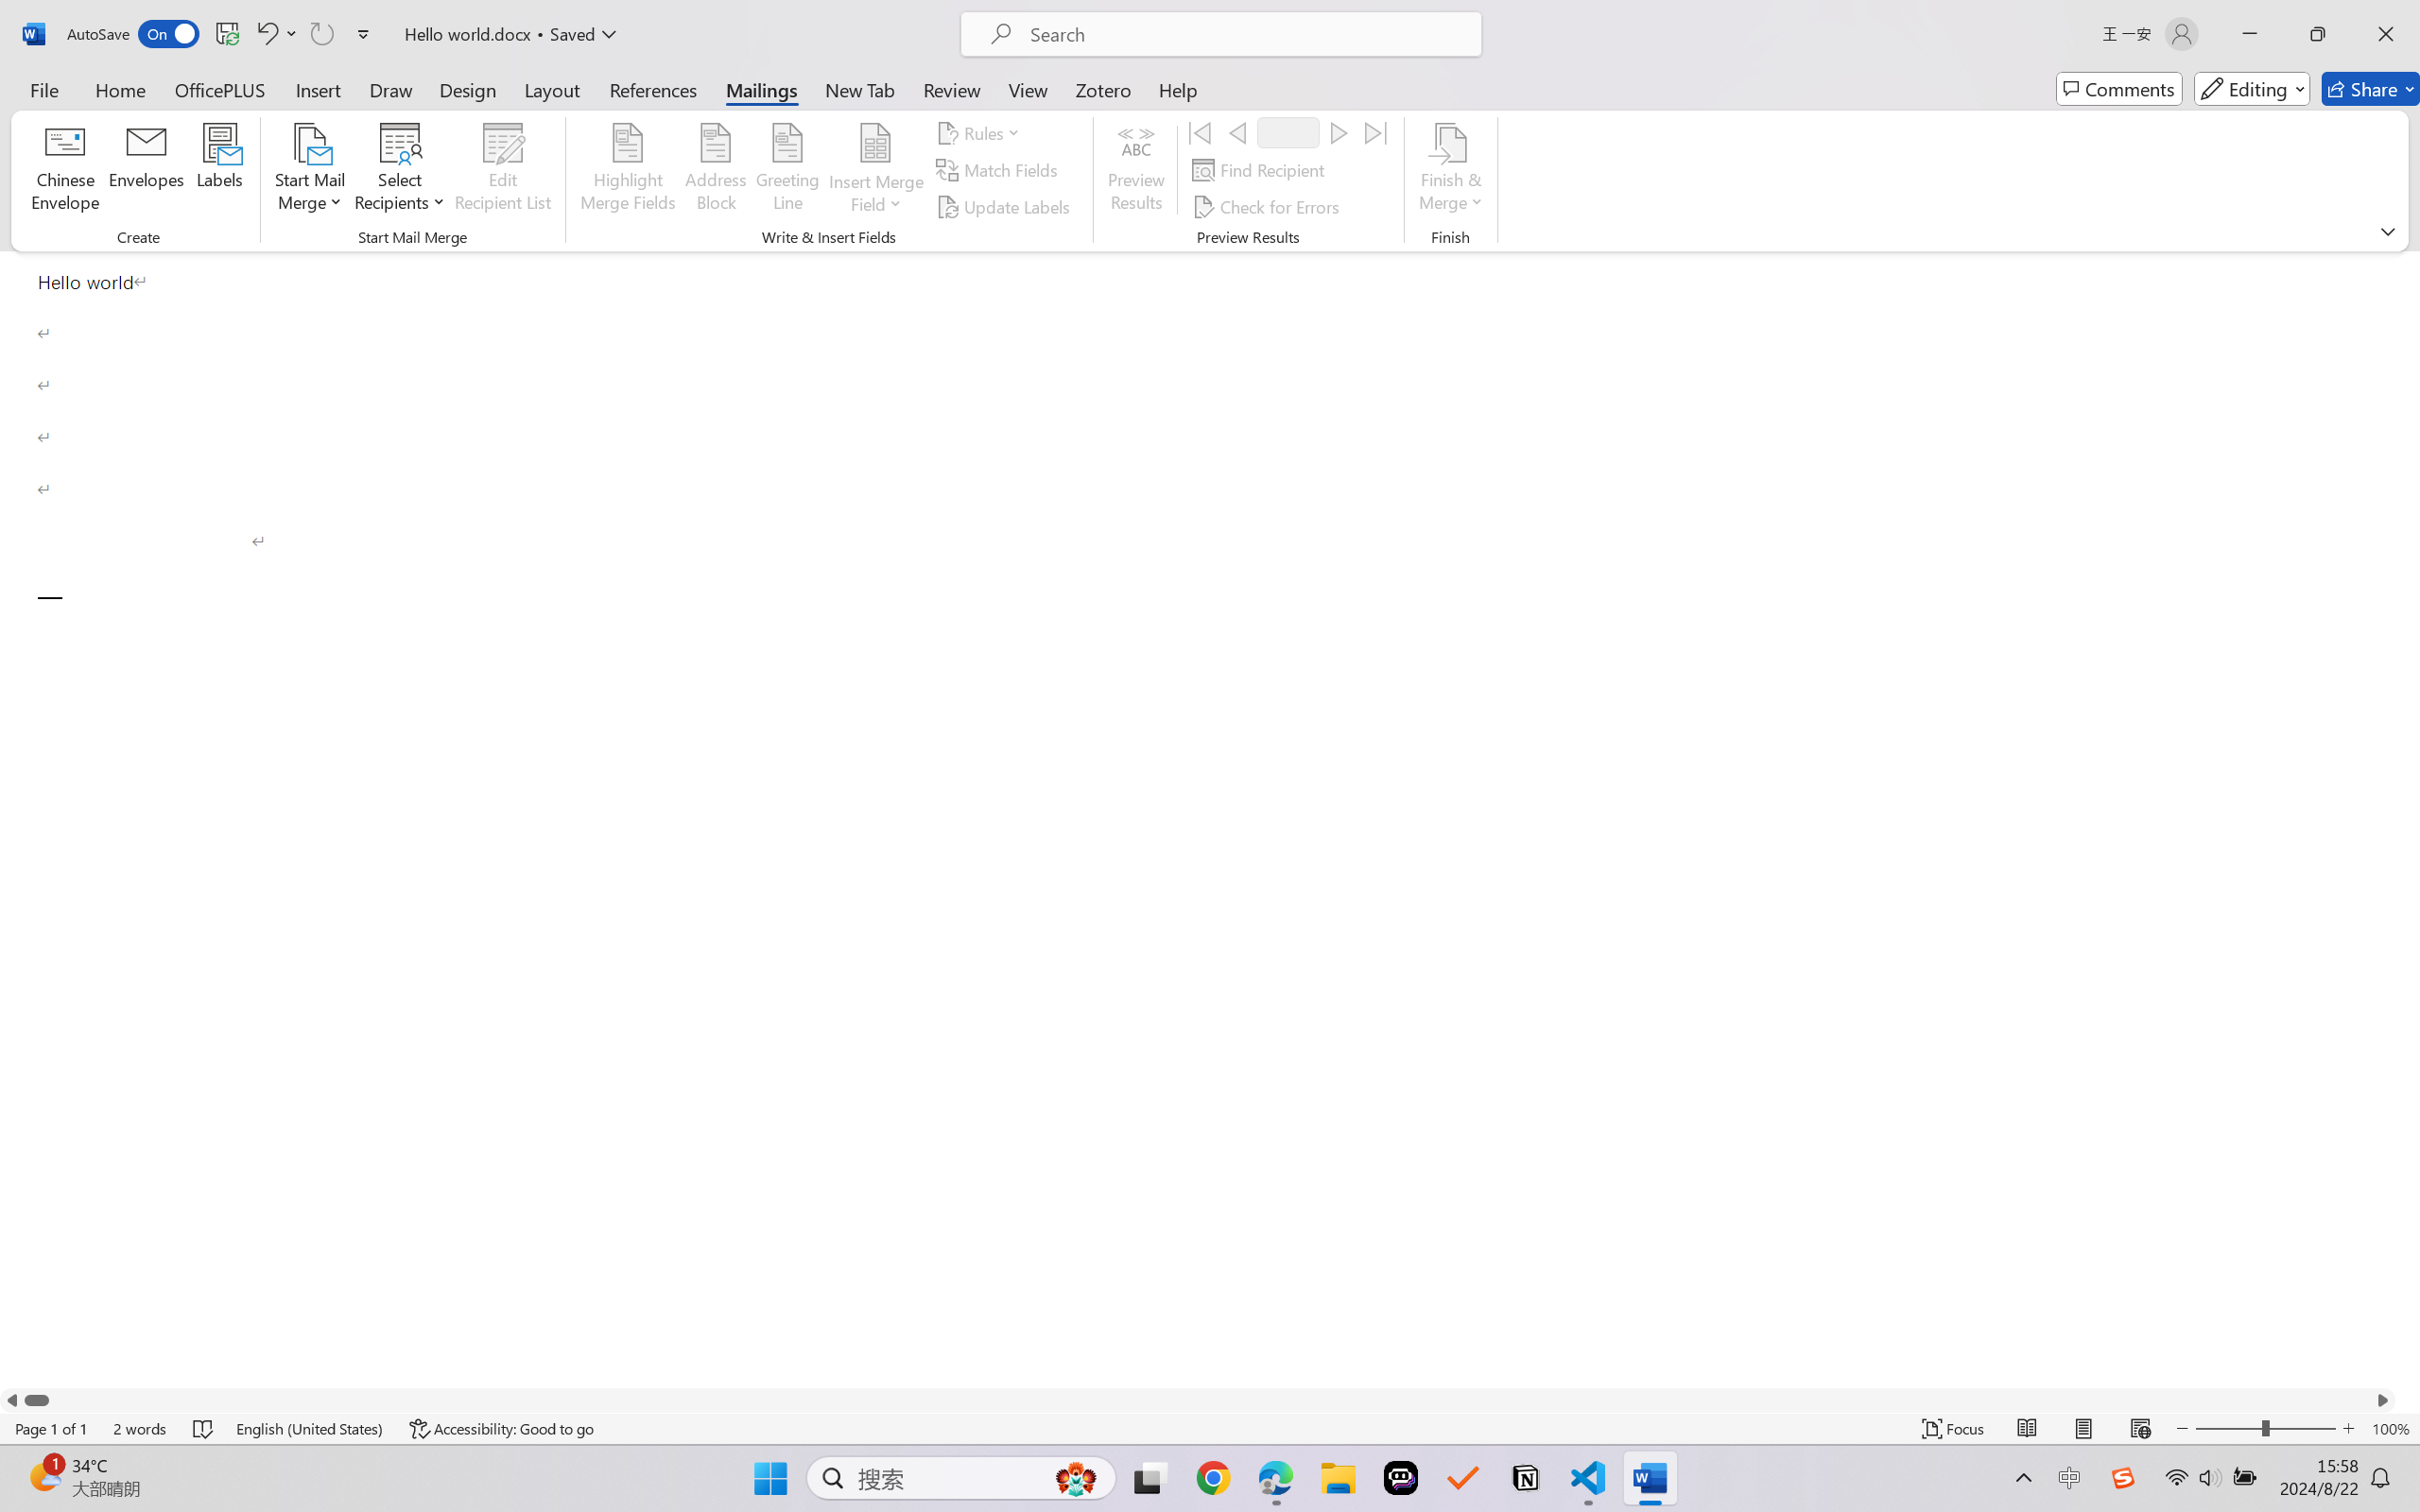 This screenshot has width=2420, height=1512. What do you see at coordinates (503, 170) in the screenshot?
I see `'Edit Recipient List...'` at bounding box center [503, 170].